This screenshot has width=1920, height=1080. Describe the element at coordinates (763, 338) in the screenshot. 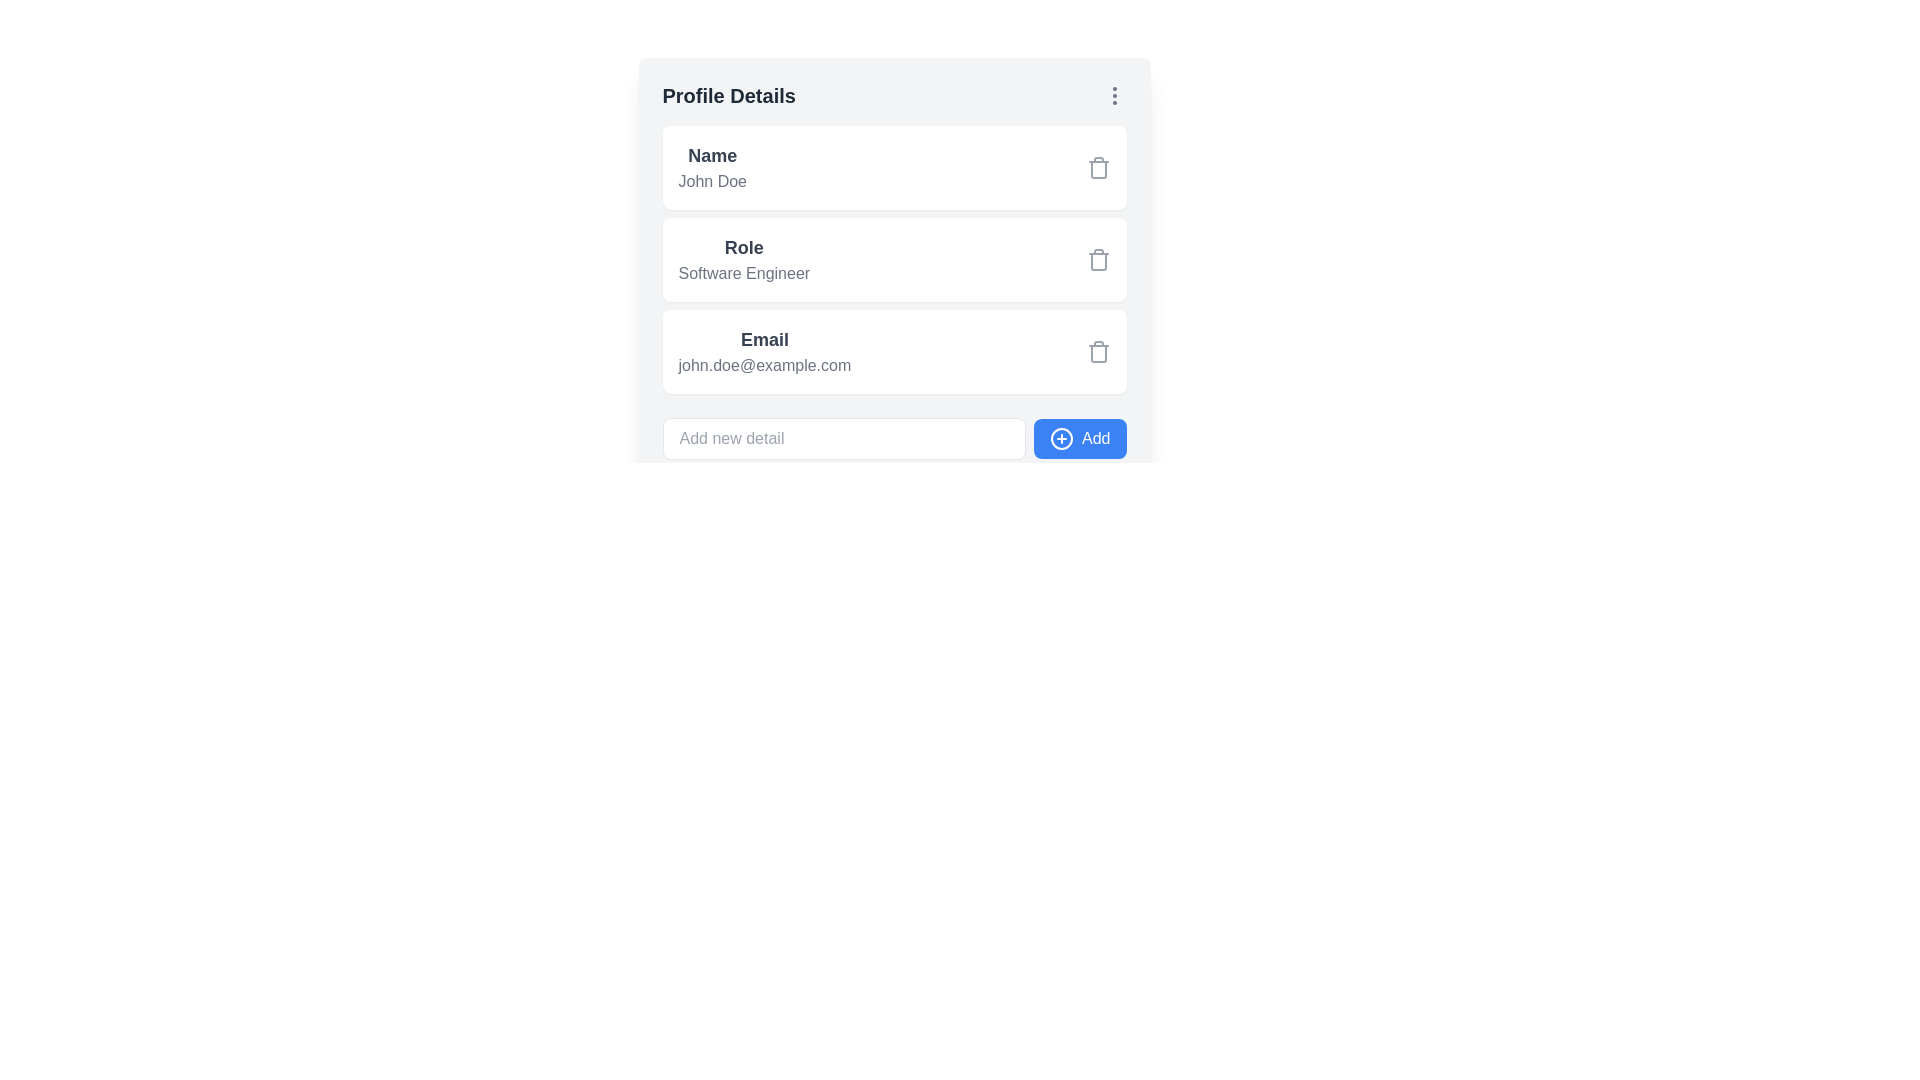

I see `the label that identifies the content 'john.doe@example.com' within the 'Profile Details' card section, which serves as a descriptor for the email address` at that location.